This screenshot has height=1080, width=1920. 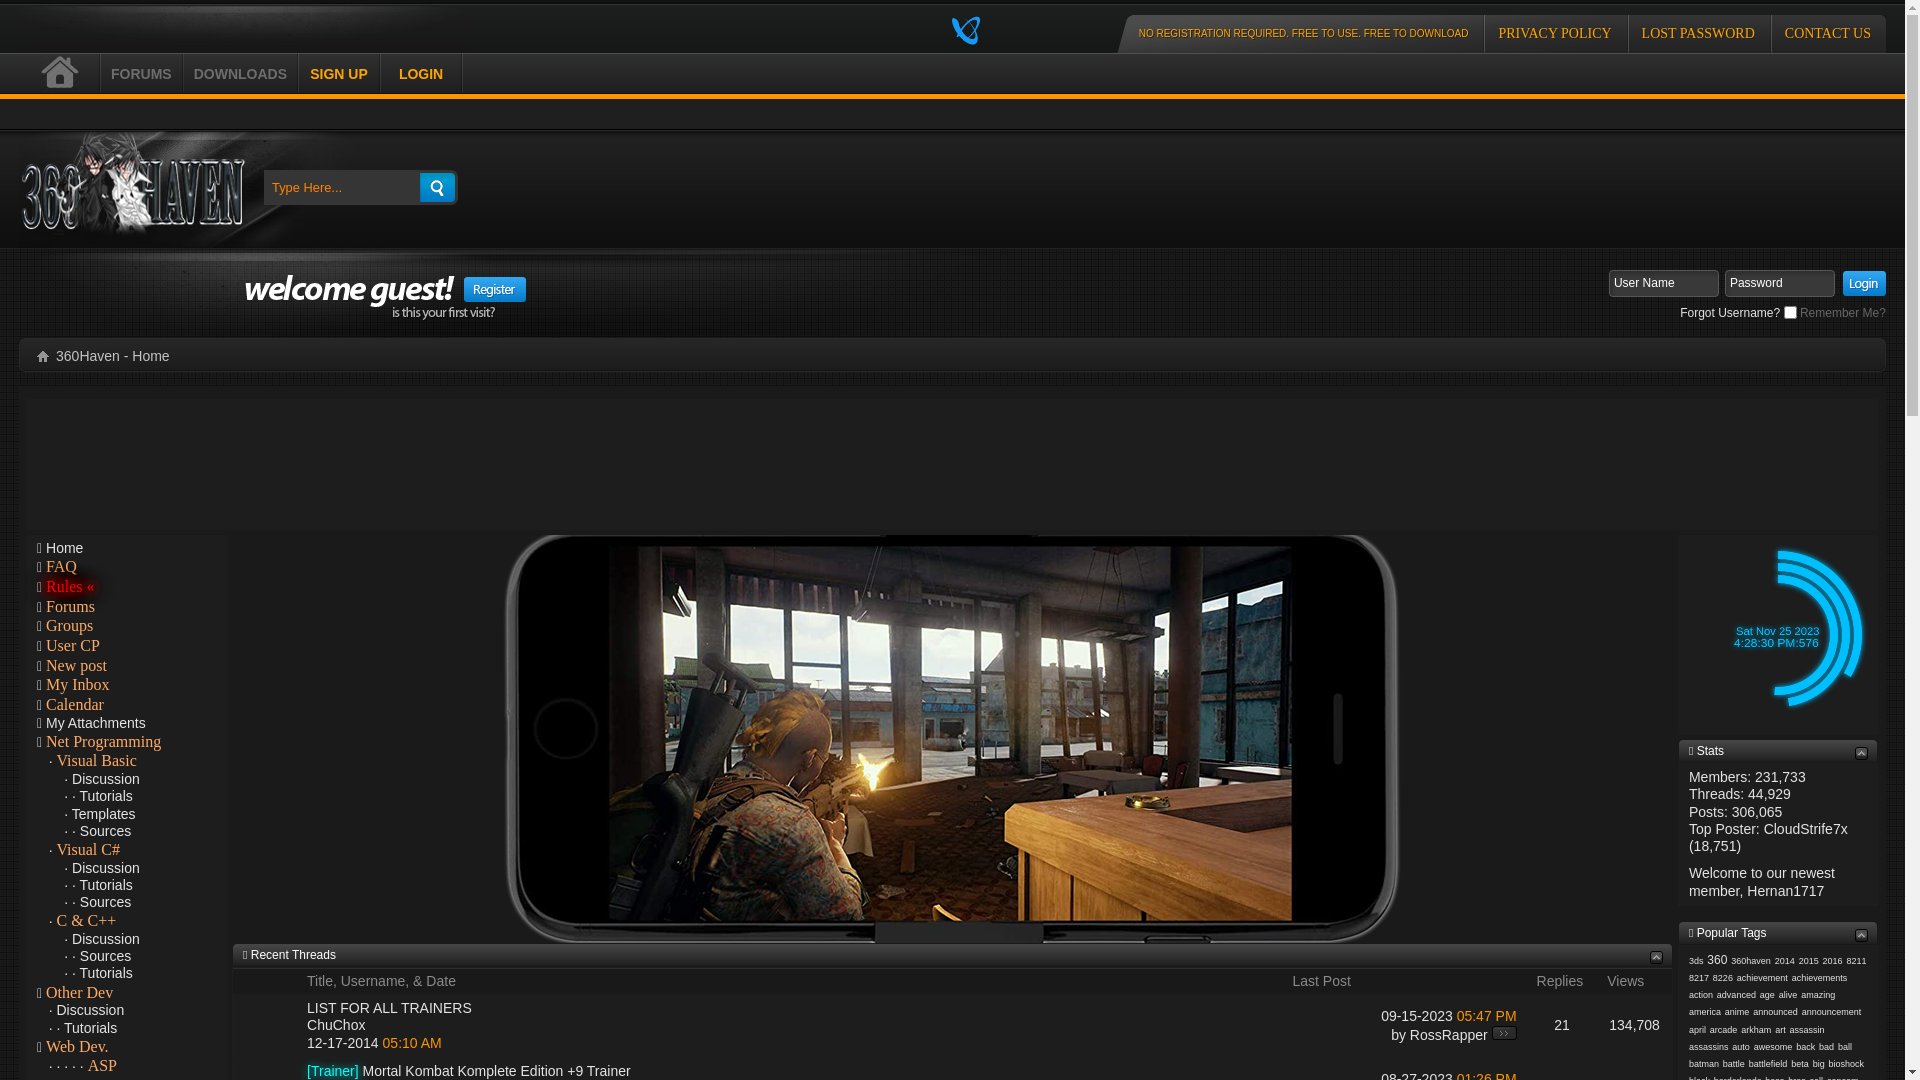 I want to click on 'Discussion', so click(x=89, y=1010).